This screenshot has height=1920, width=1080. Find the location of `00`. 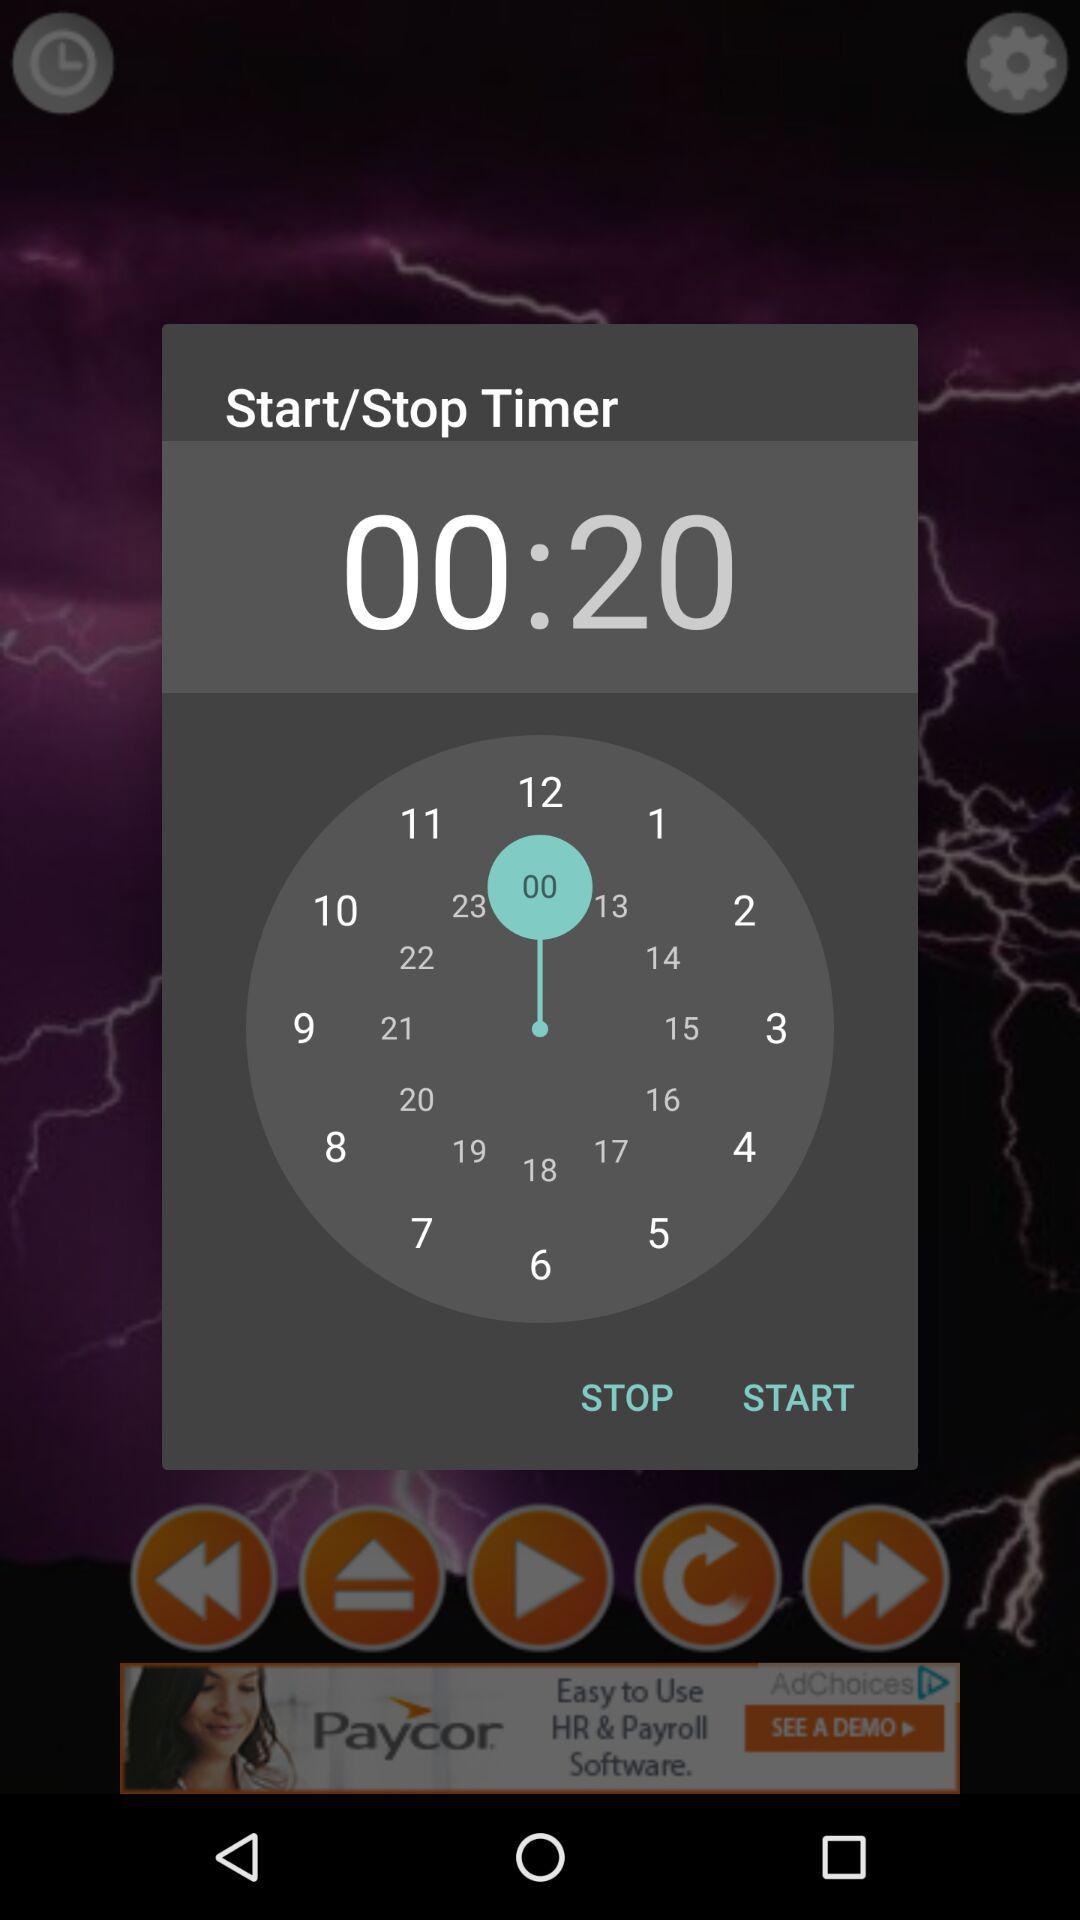

00 is located at coordinates (425, 565).